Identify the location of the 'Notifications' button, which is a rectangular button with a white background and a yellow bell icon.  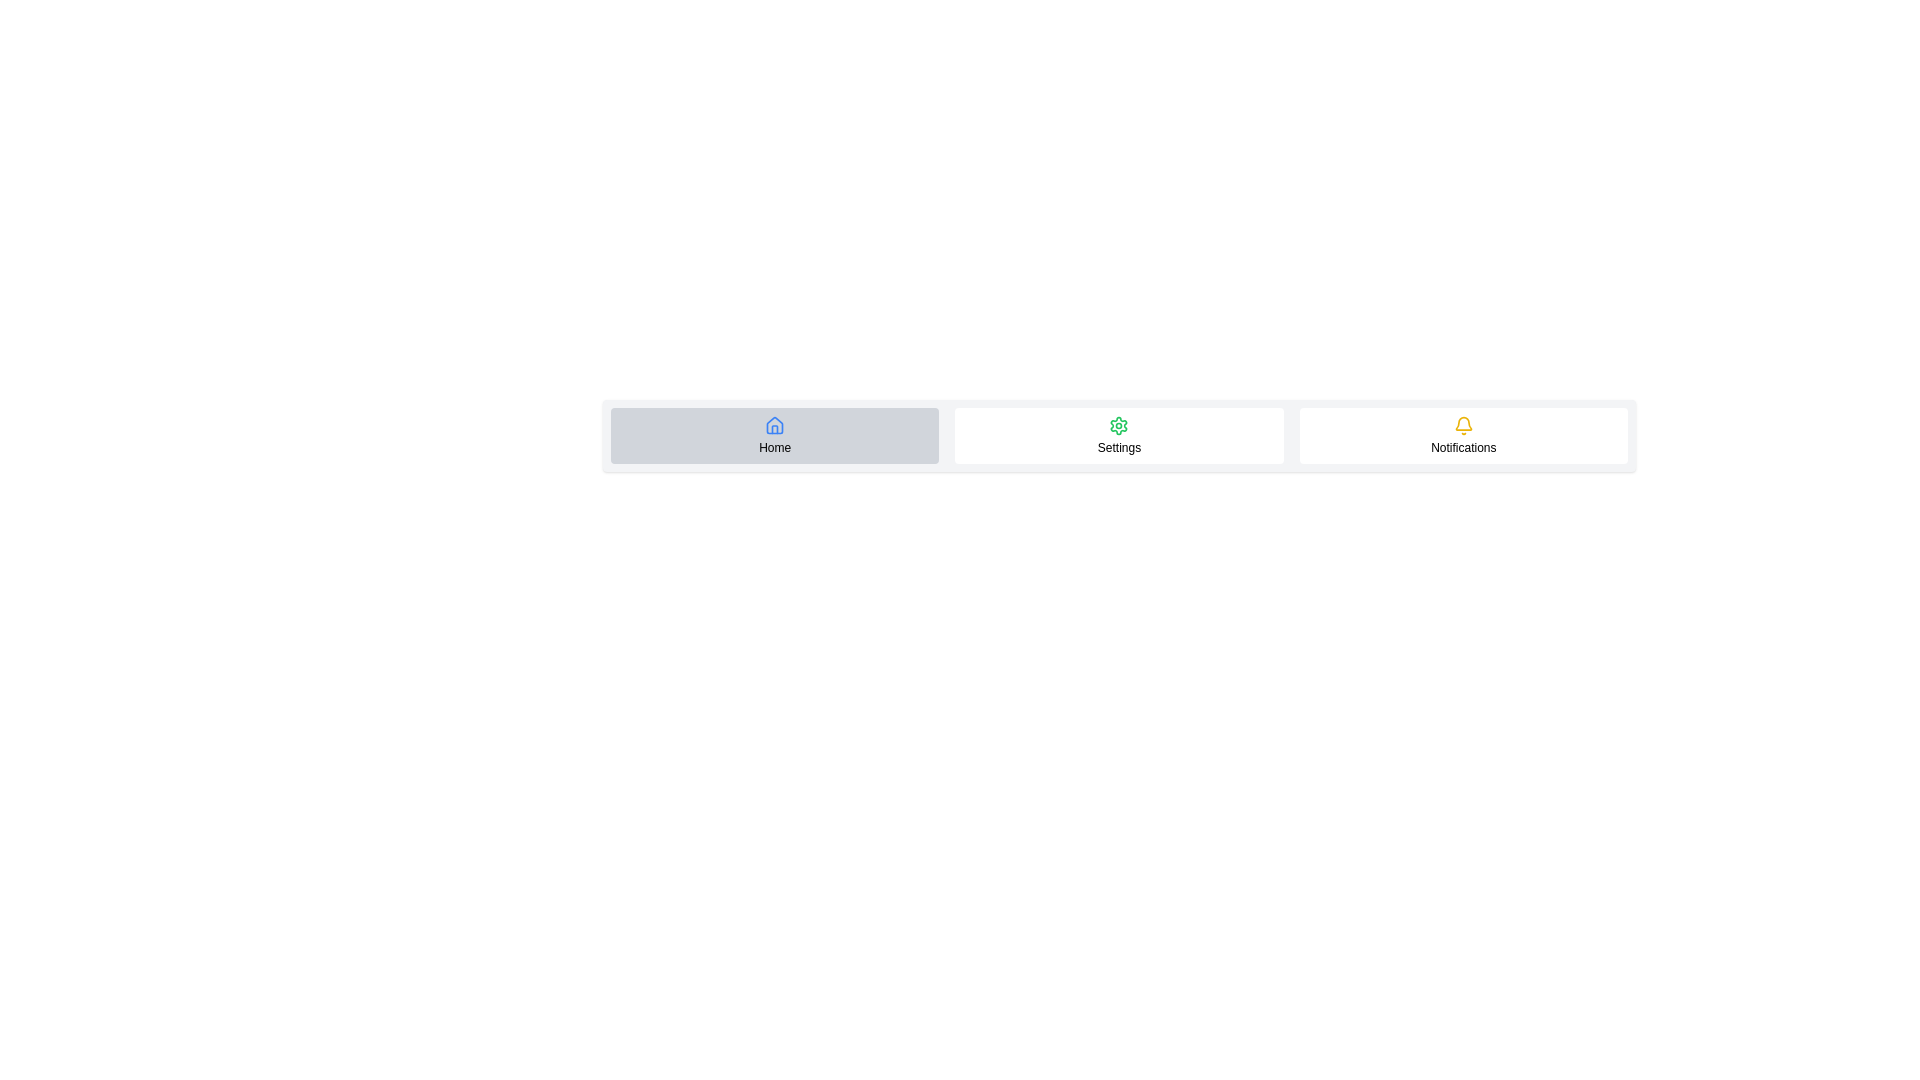
(1463, 434).